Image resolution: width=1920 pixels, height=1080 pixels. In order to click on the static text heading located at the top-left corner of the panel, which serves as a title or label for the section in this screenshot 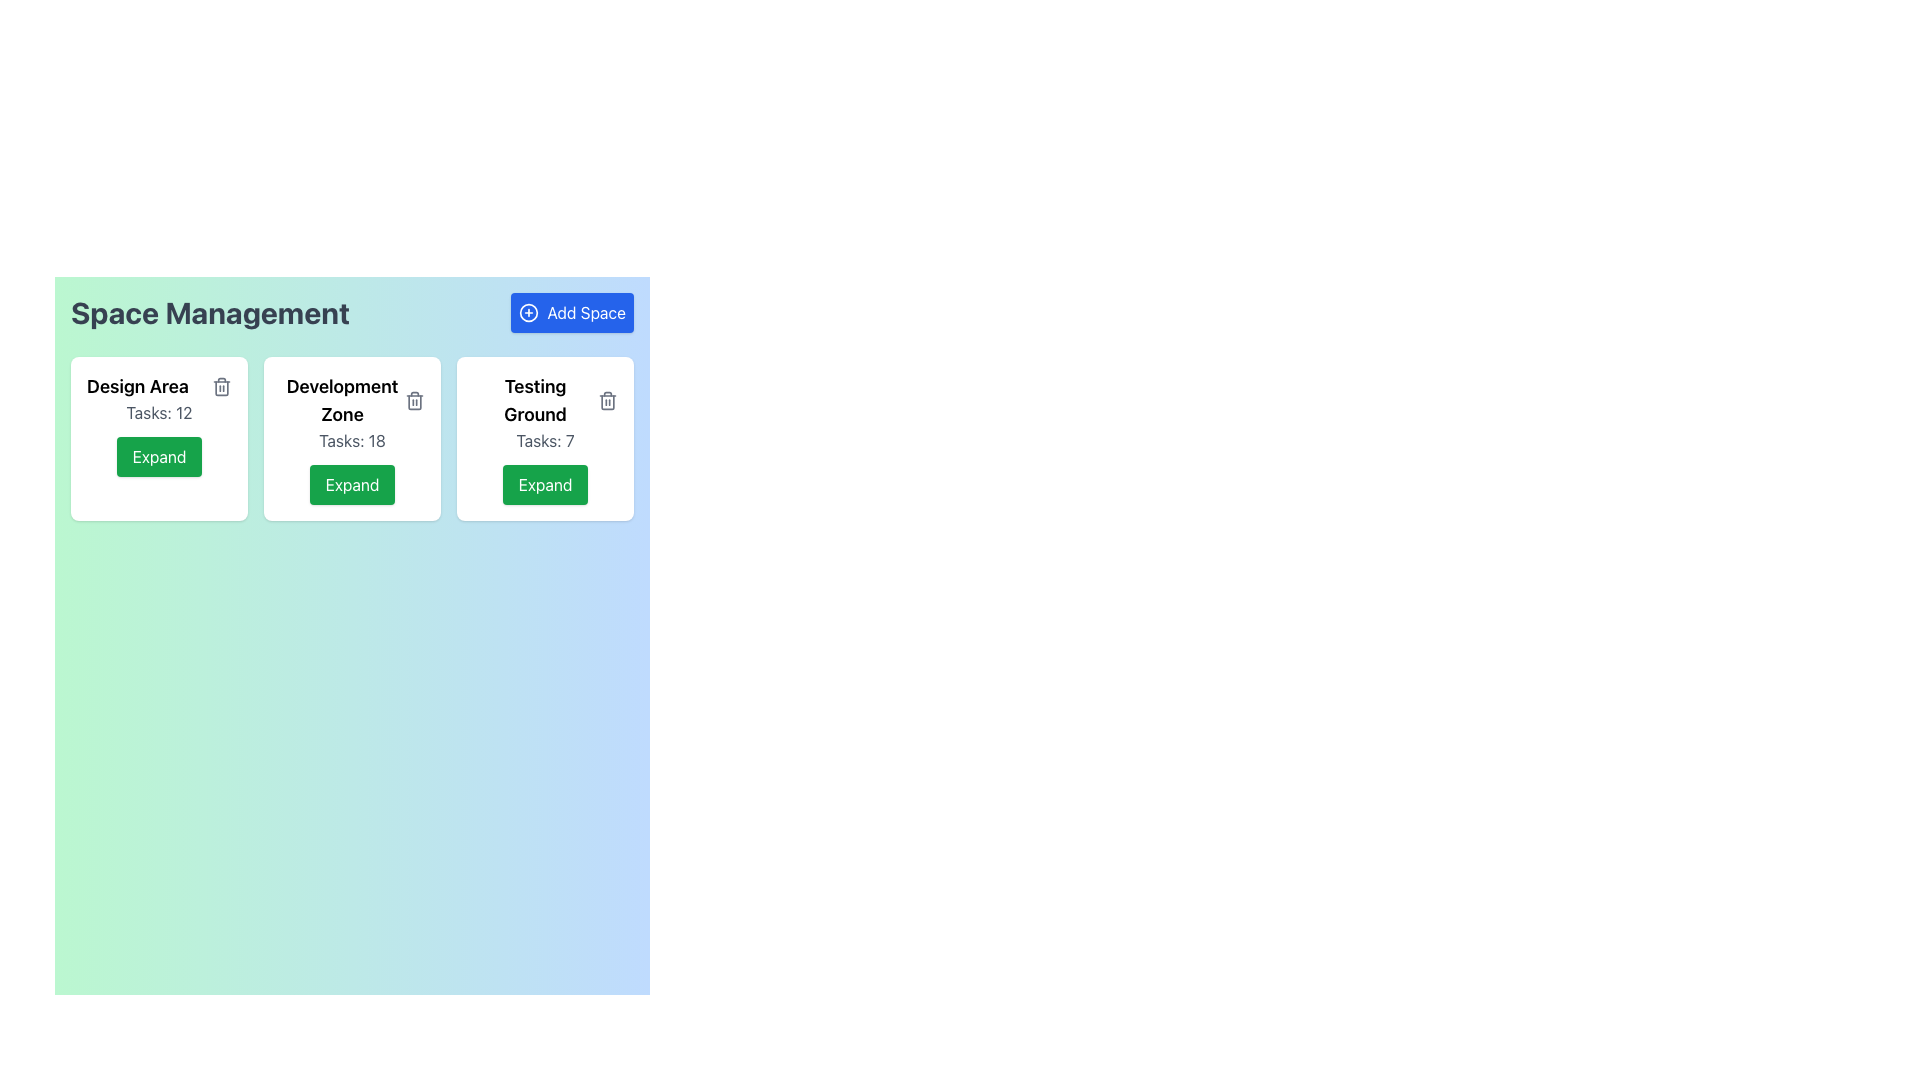, I will do `click(210, 312)`.